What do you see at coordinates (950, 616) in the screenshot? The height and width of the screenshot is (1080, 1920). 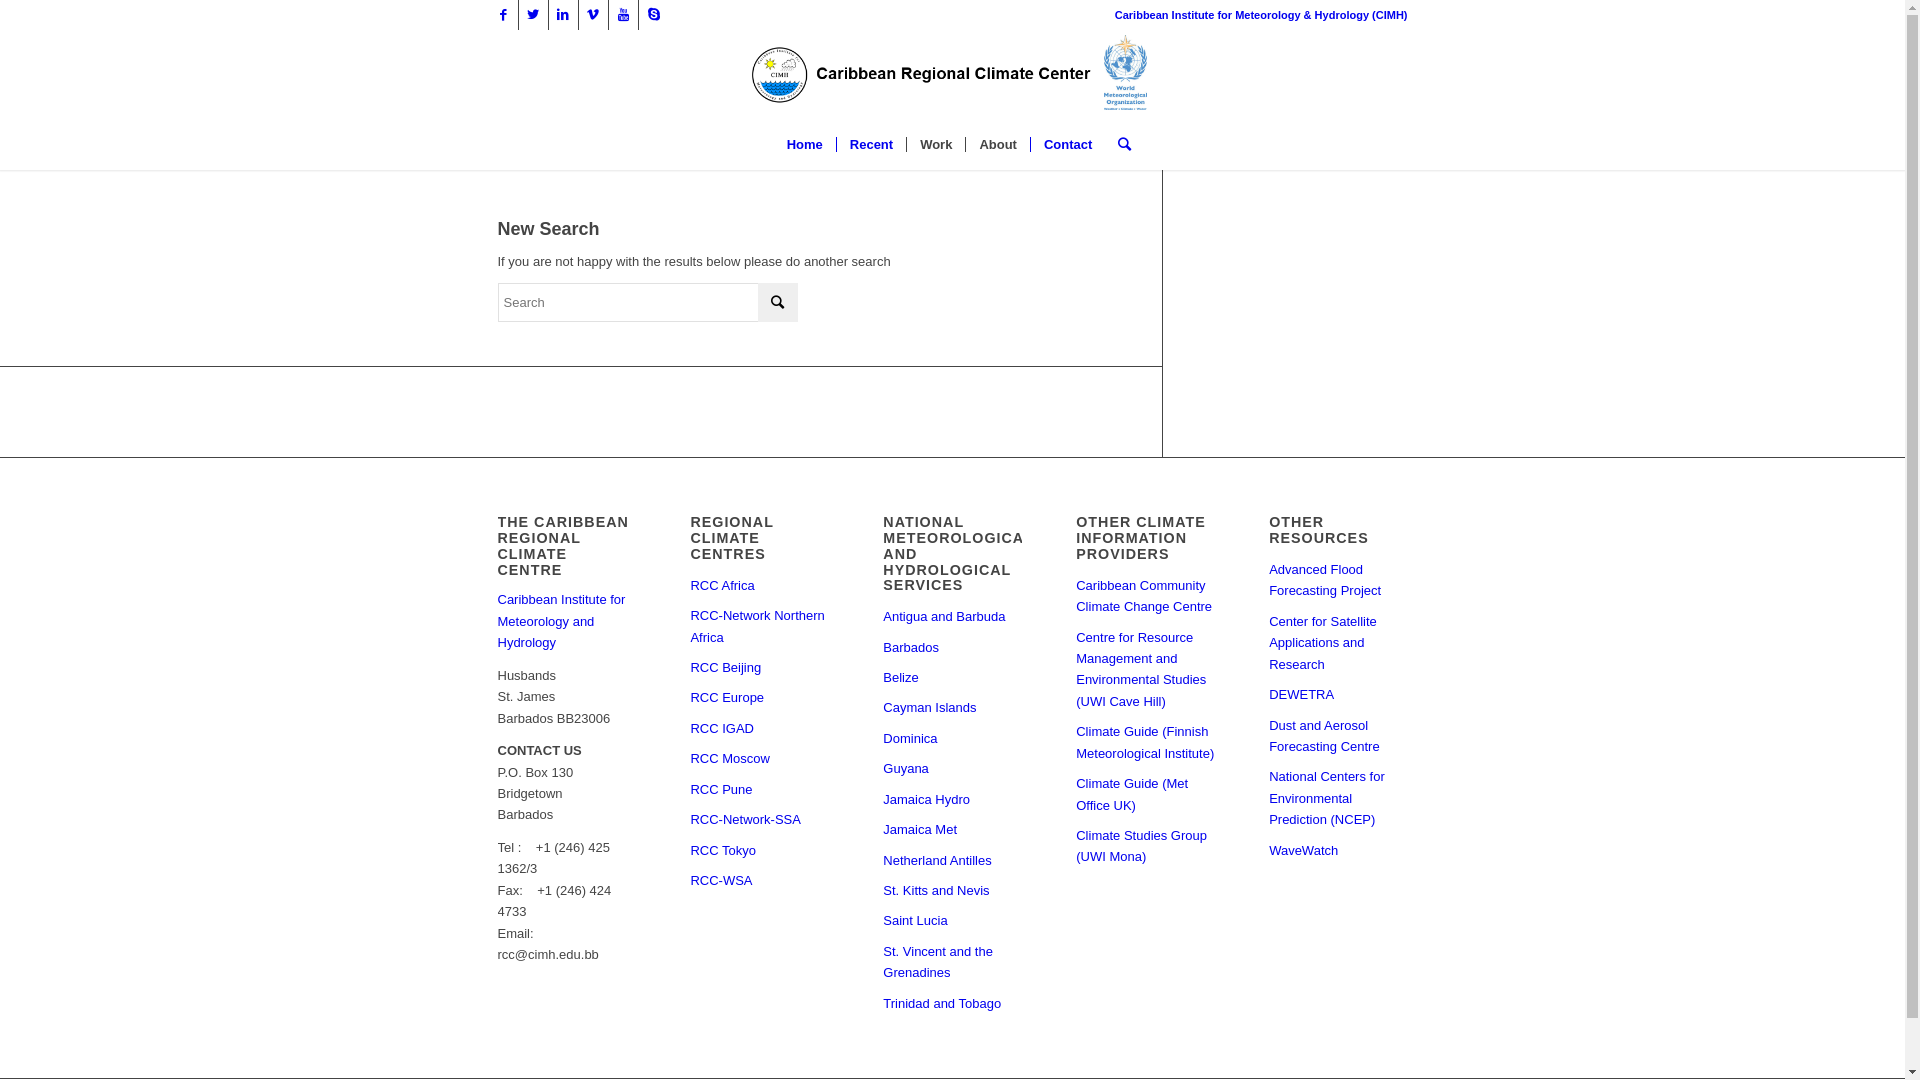 I see `'Antigua and Barbuda'` at bounding box center [950, 616].